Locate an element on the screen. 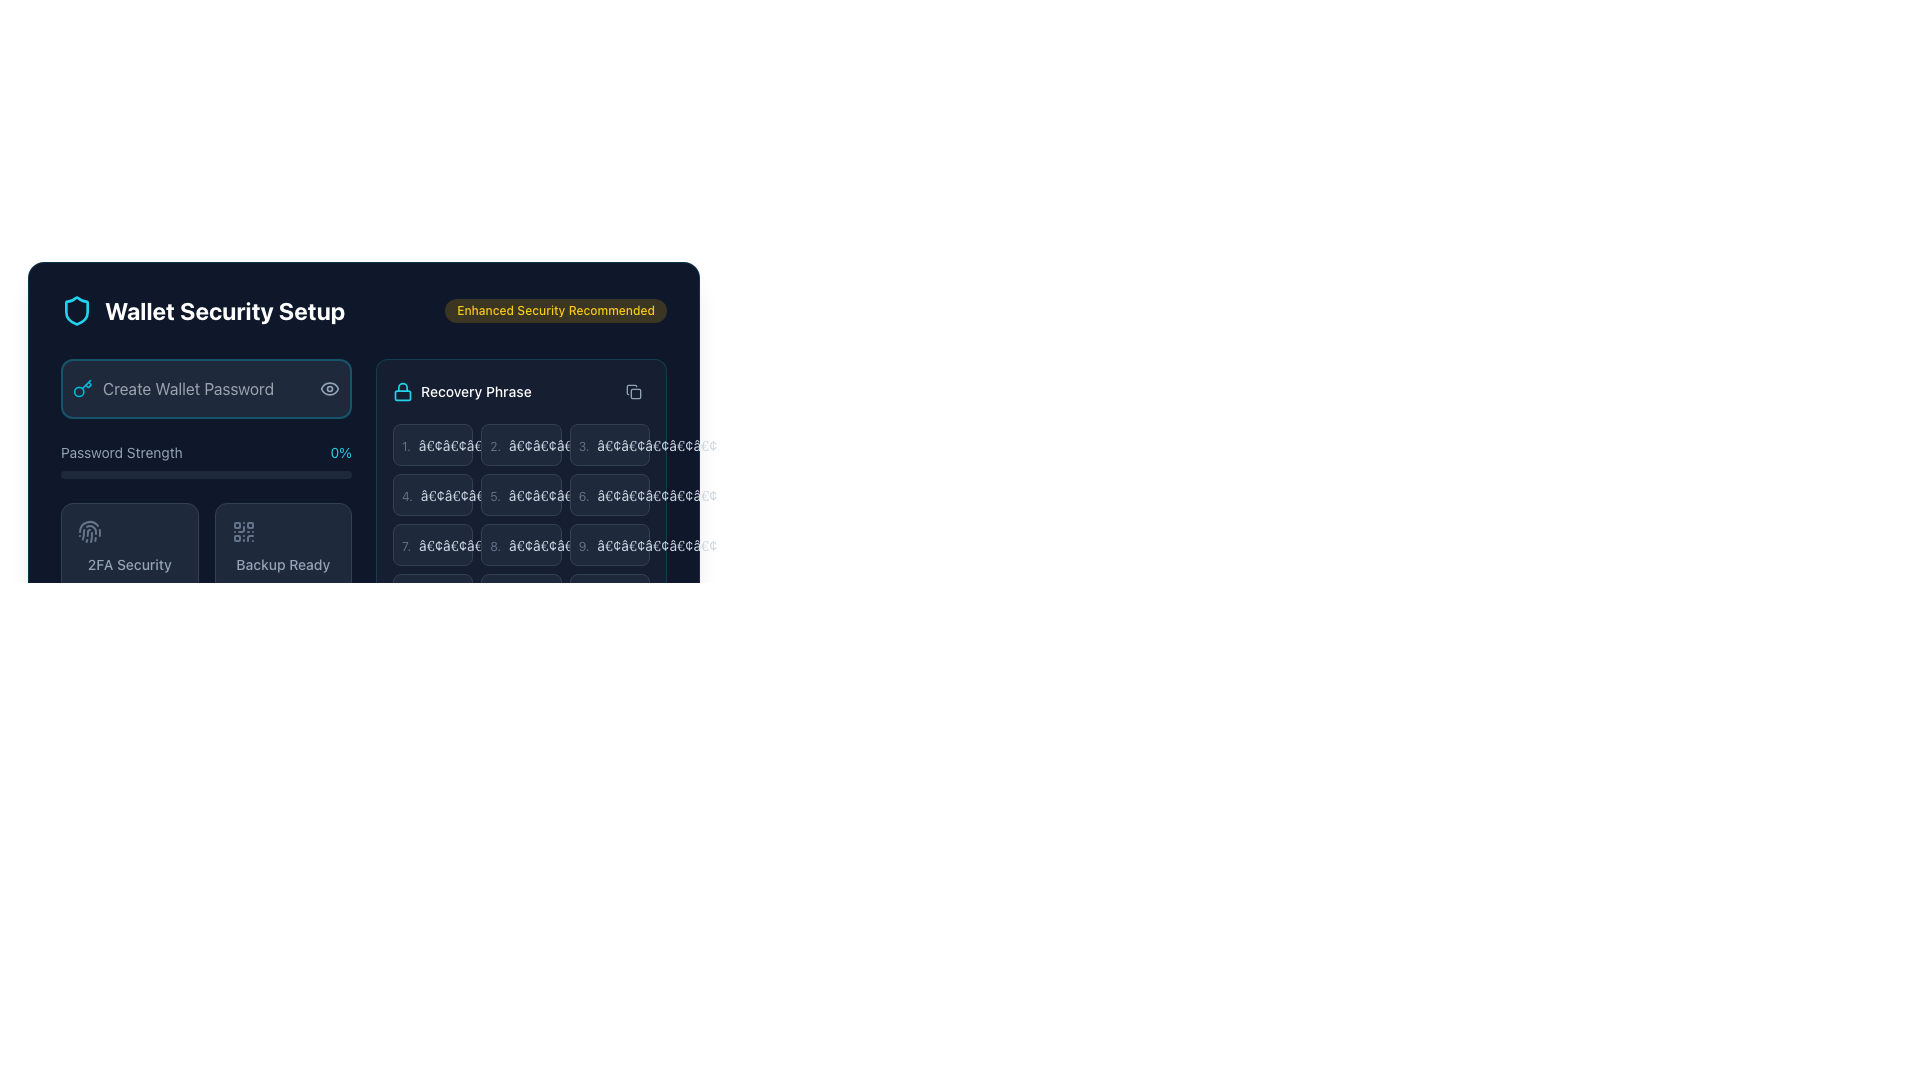 This screenshot has width=1920, height=1080. the Static text element consisting of a string of dots, which is located to the right of the numeric identifier '2.' within the box labeled 'Recovery Phrase' is located at coordinates (568, 444).